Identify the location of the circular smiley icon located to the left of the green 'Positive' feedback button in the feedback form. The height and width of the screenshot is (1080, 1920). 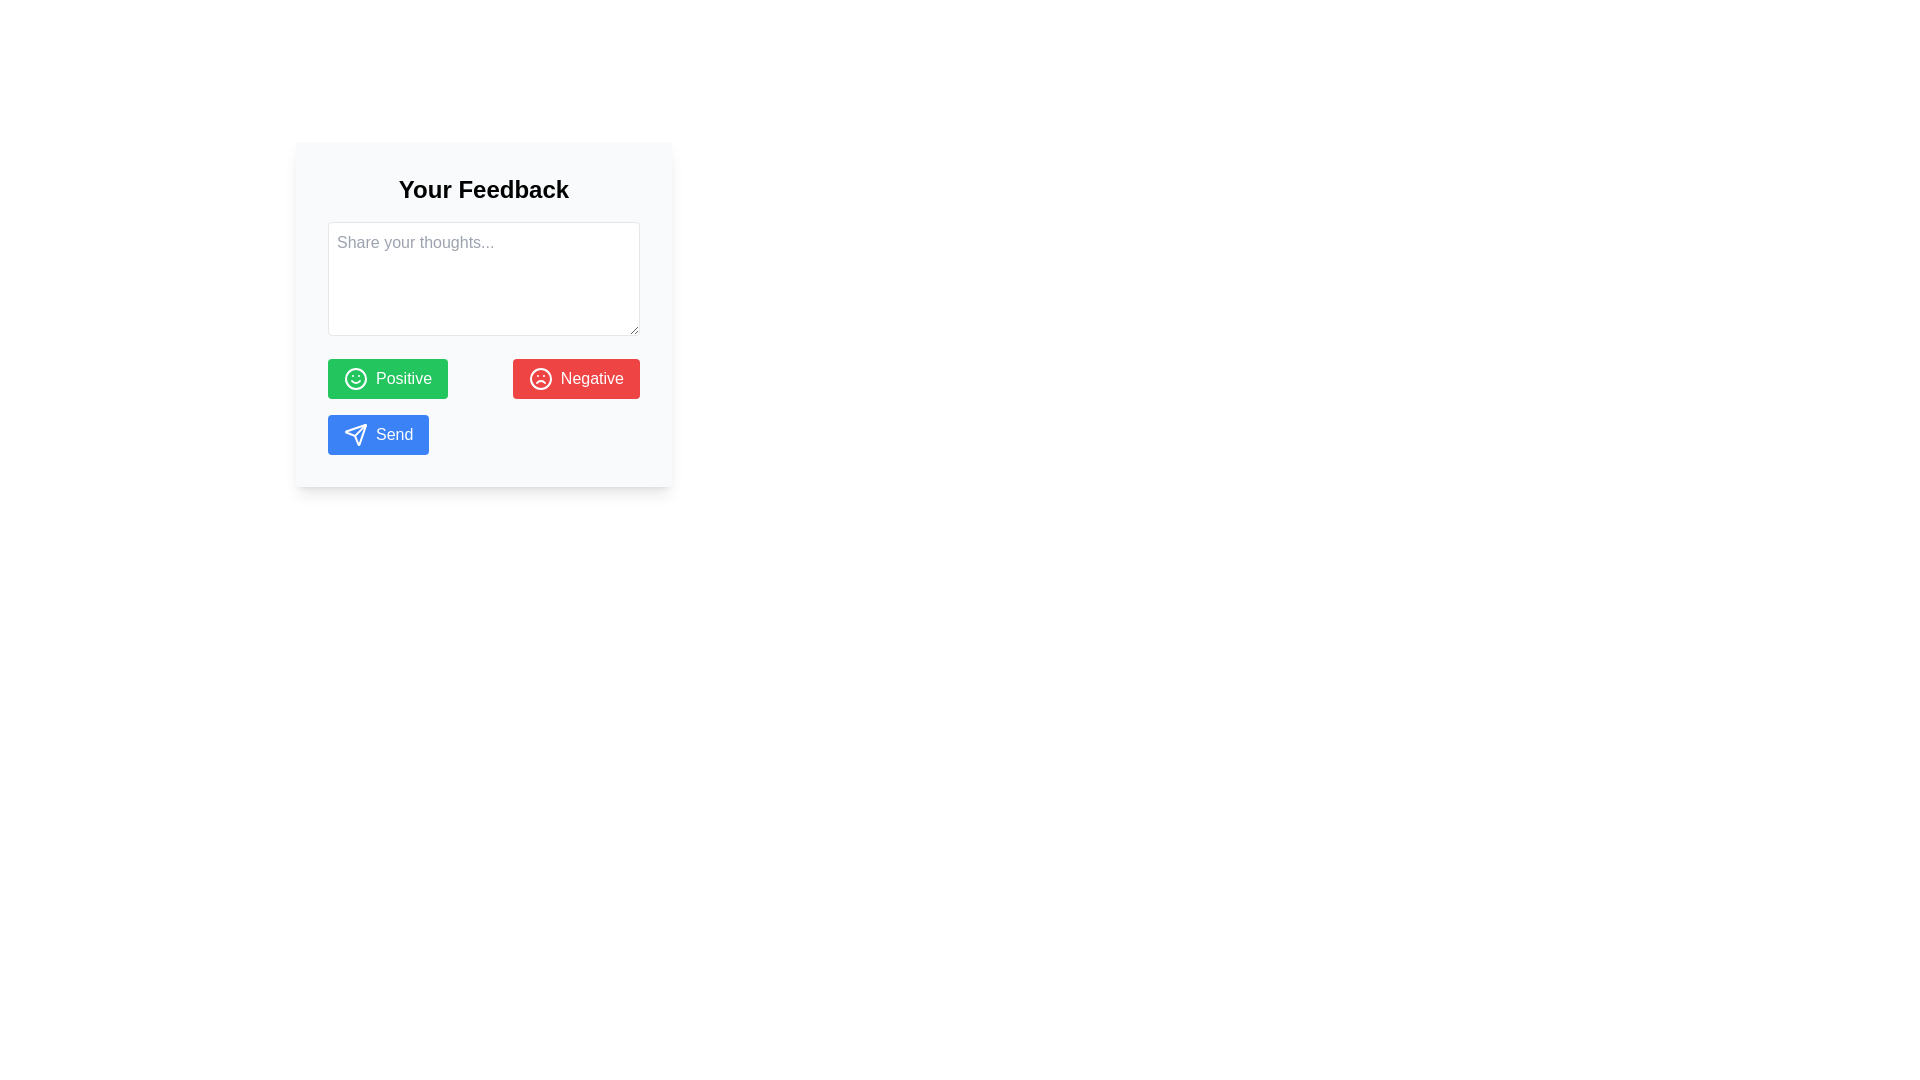
(355, 378).